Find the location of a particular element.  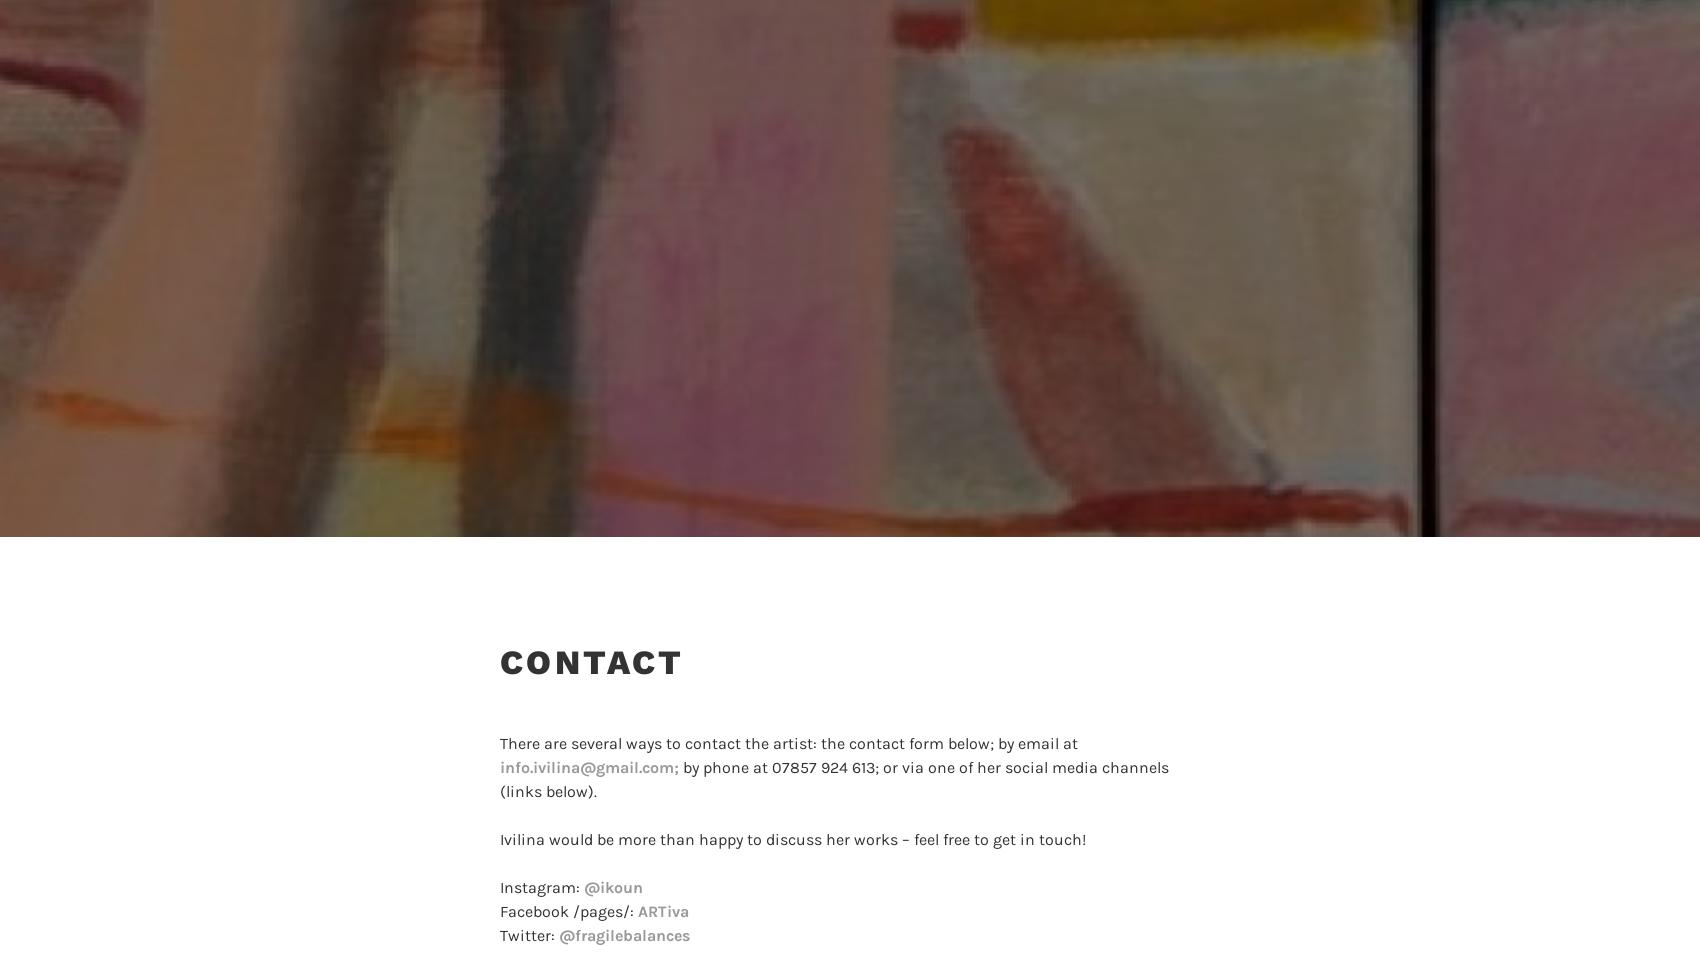

'Facebook /pages/:' is located at coordinates (499, 910).